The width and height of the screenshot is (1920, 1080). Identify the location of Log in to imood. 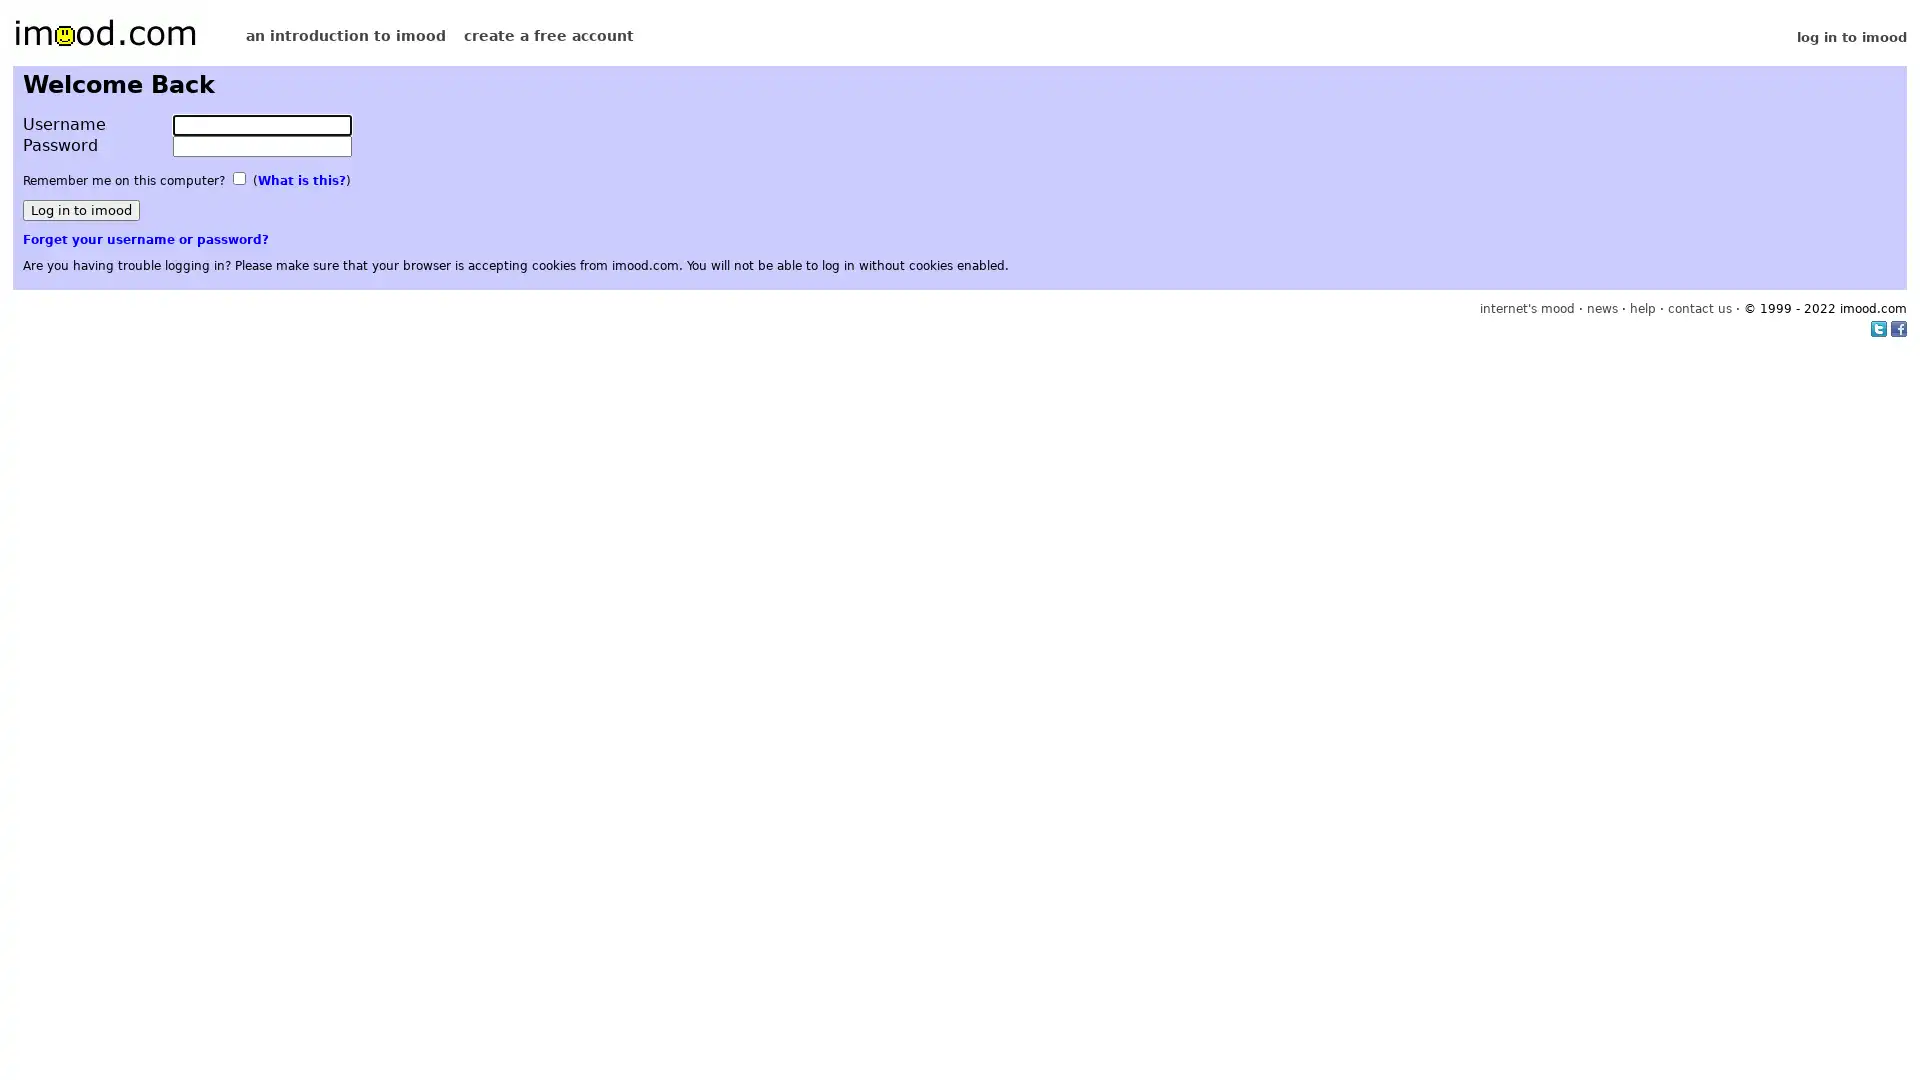
(80, 210).